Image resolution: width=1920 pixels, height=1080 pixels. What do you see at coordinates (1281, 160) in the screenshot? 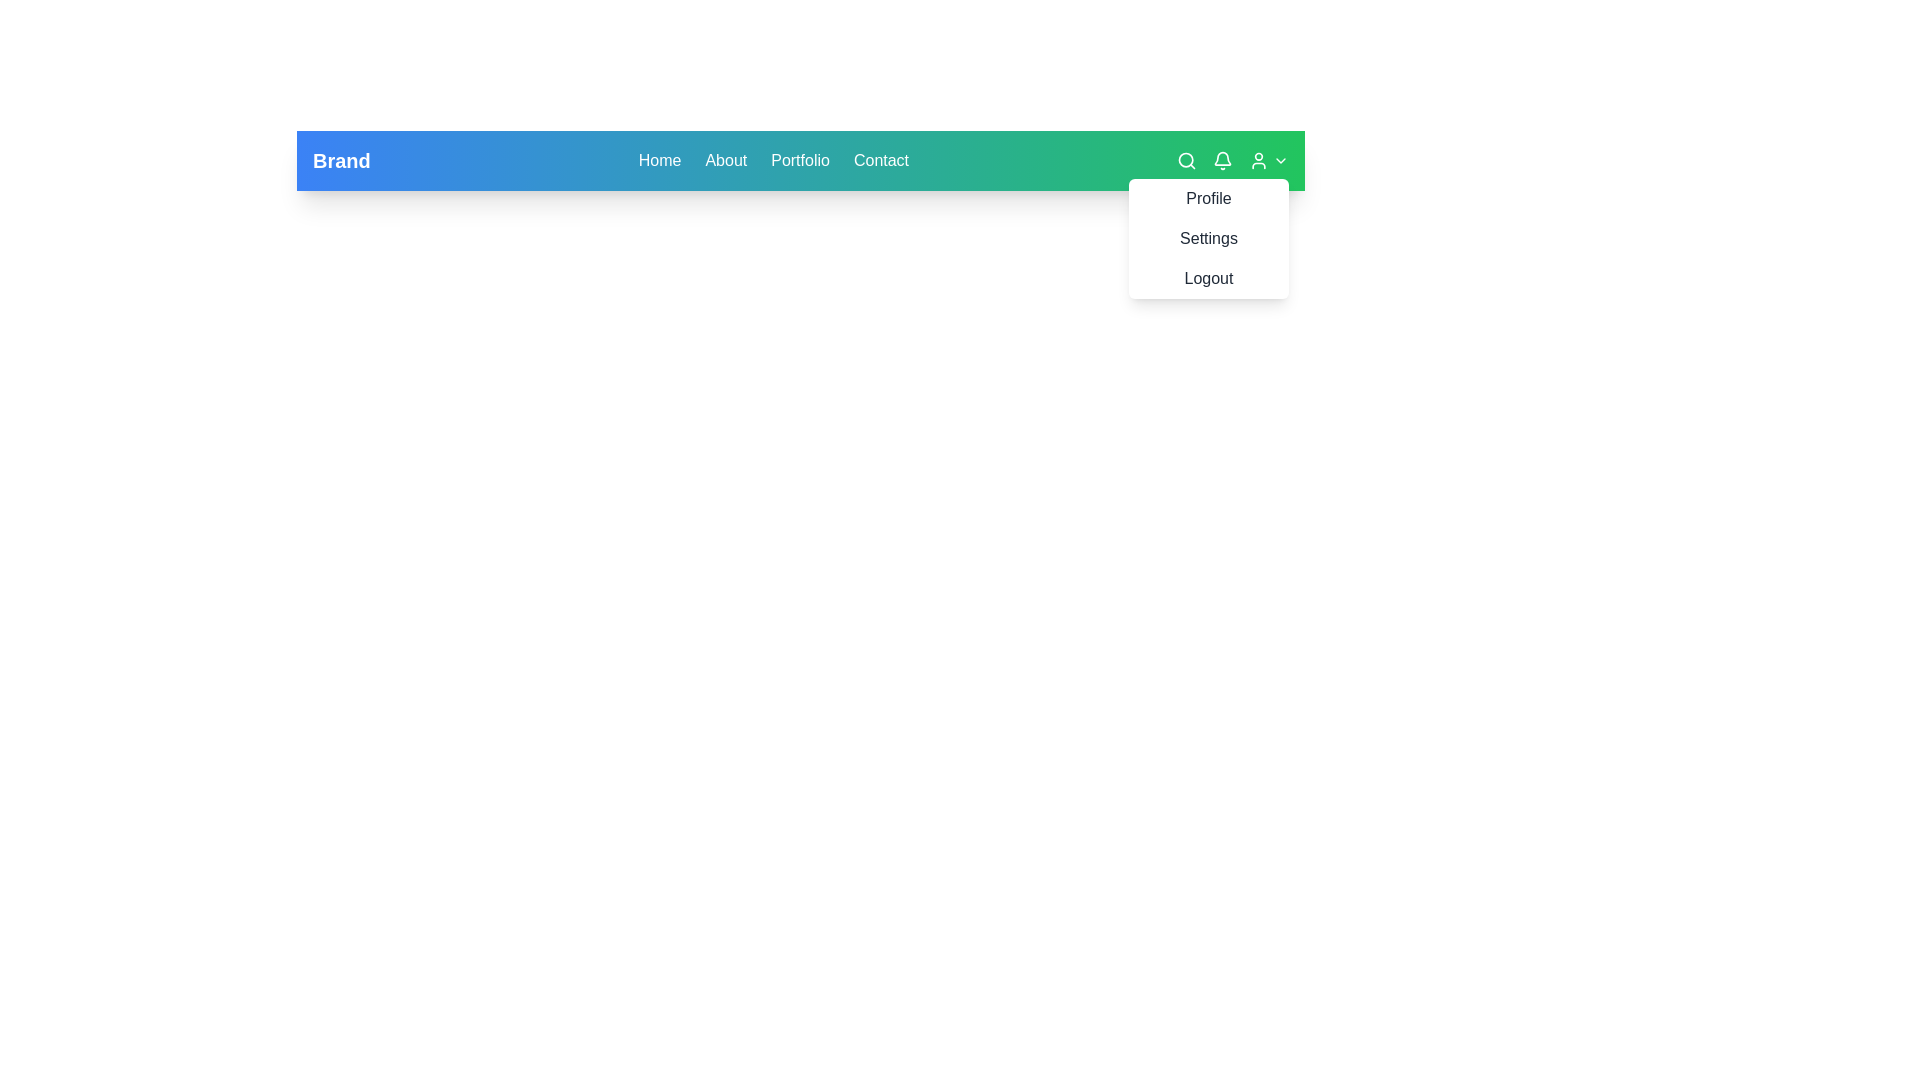
I see `the dropdown trigger icon located in the navigation bar, immediately to the right of the user icon` at bounding box center [1281, 160].